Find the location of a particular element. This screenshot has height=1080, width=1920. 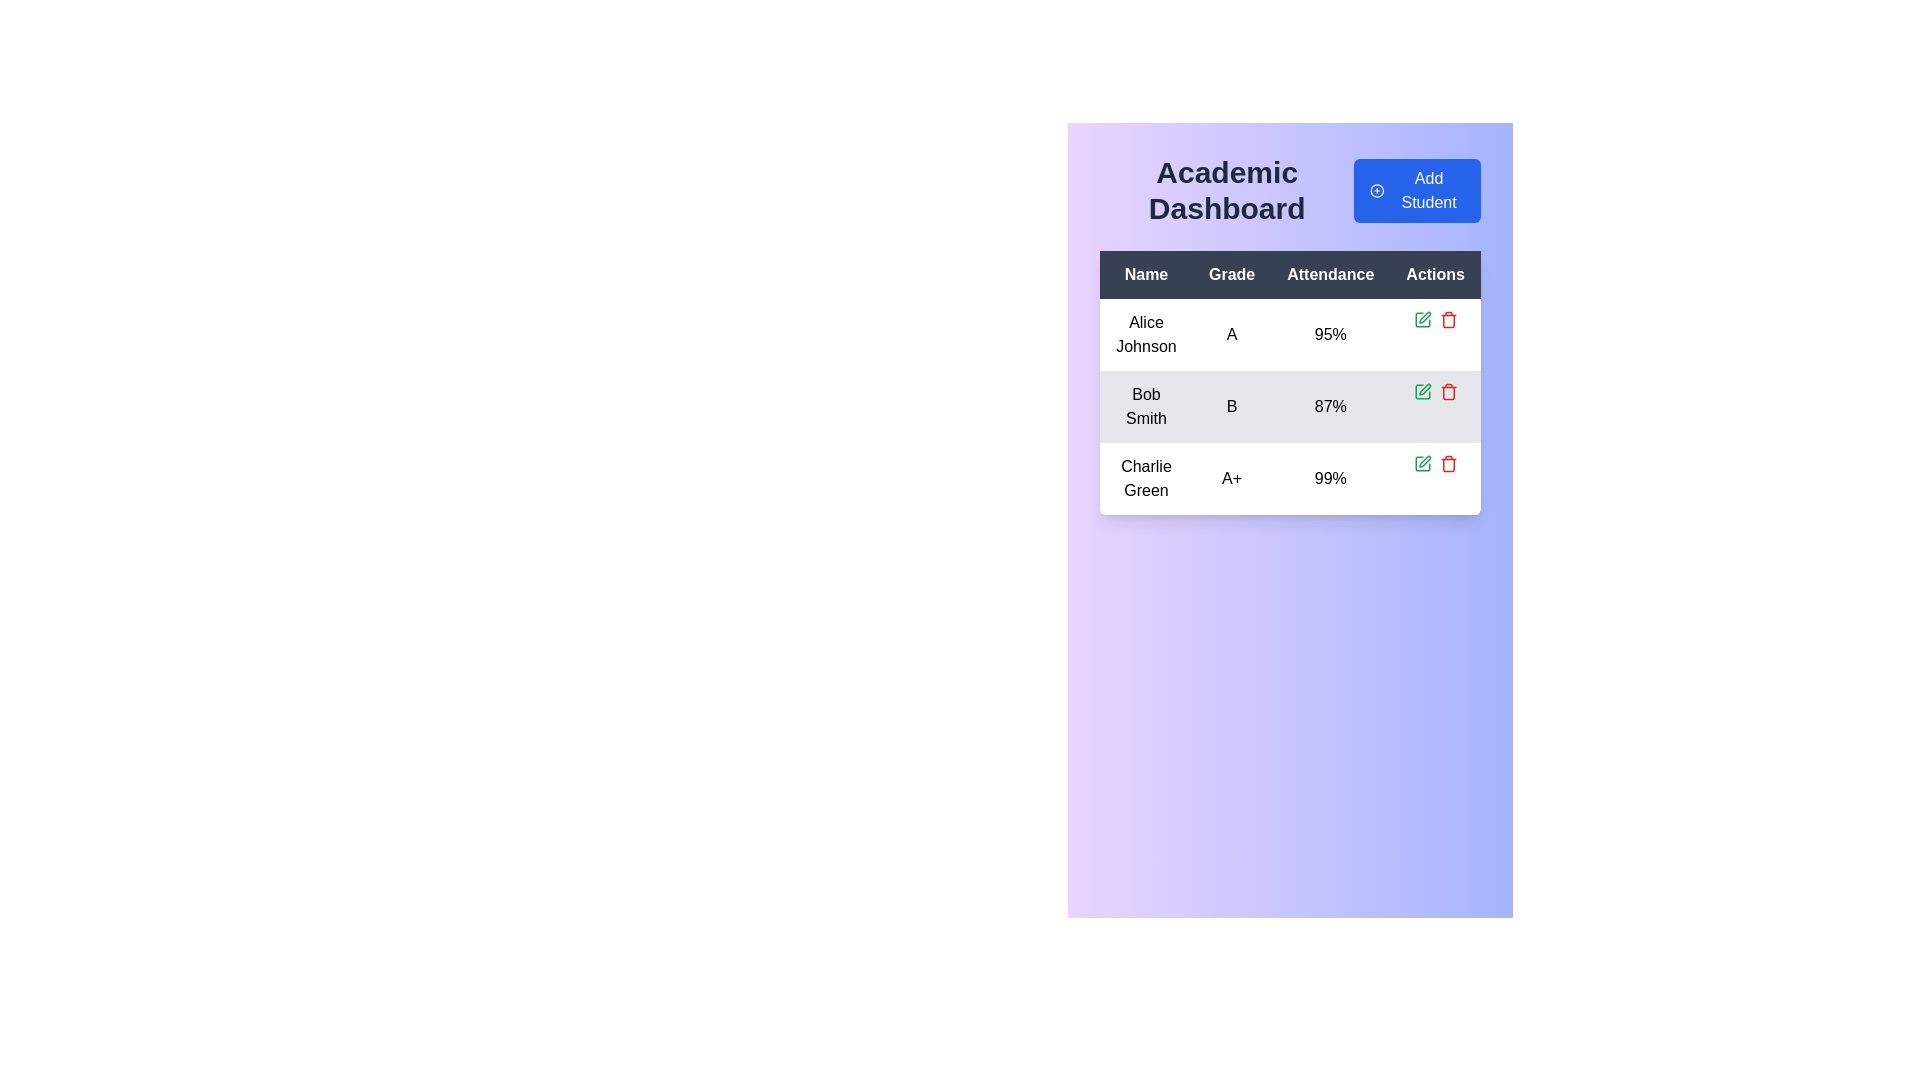

the first row of the user data table that includes 'Alice Johnson', 'A', and '95%' is located at coordinates (1290, 334).